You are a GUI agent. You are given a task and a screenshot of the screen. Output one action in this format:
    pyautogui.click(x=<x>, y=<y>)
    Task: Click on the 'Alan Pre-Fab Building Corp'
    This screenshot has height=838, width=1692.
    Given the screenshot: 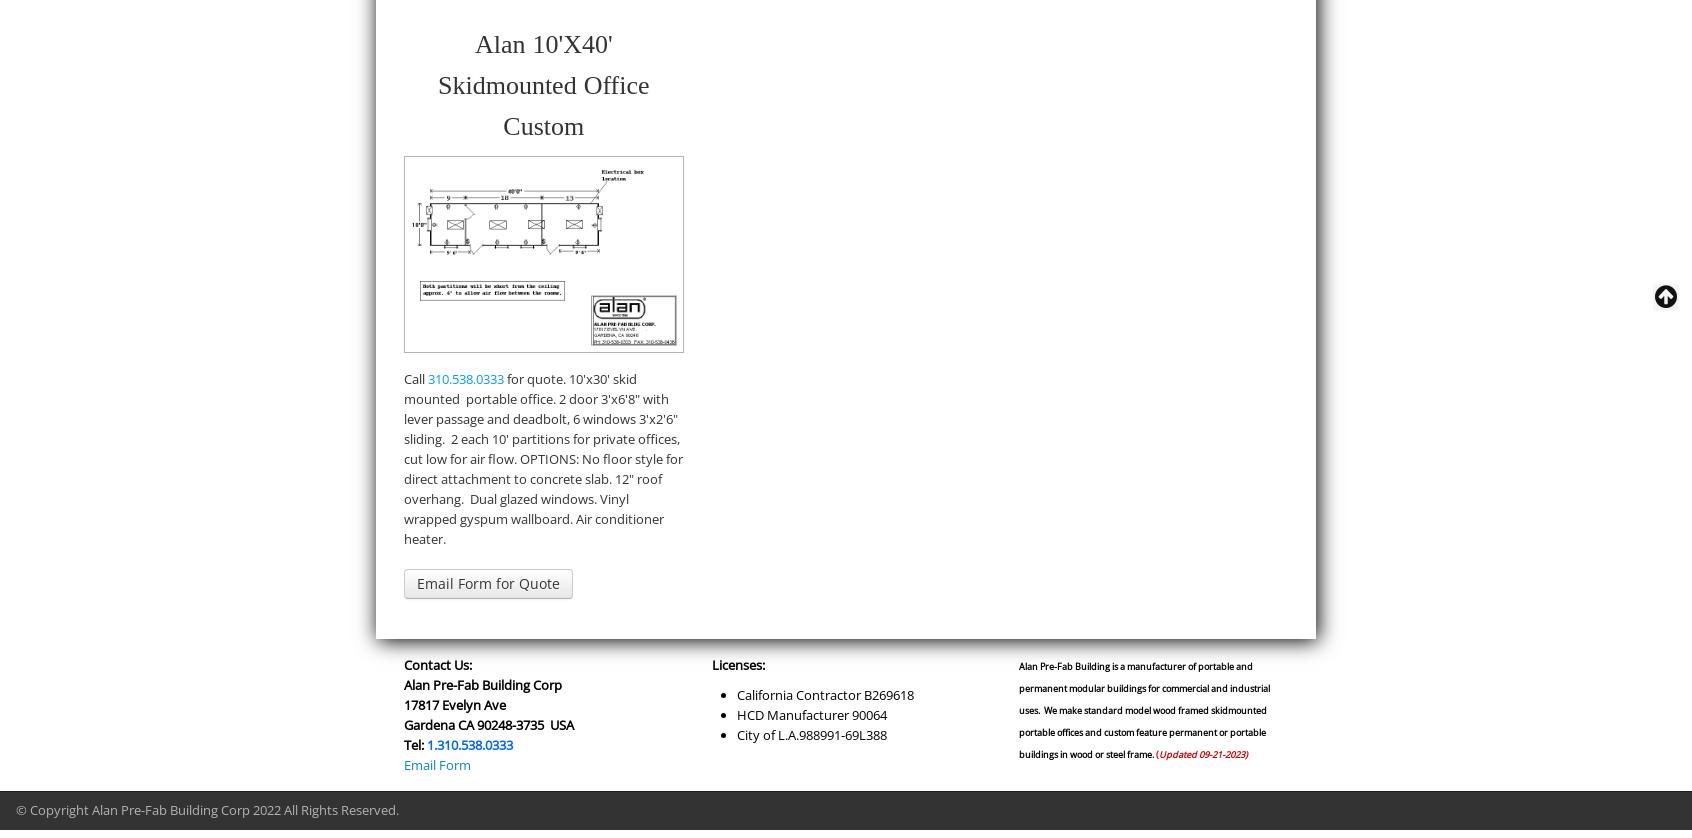 What is the action you would take?
    pyautogui.click(x=482, y=682)
    